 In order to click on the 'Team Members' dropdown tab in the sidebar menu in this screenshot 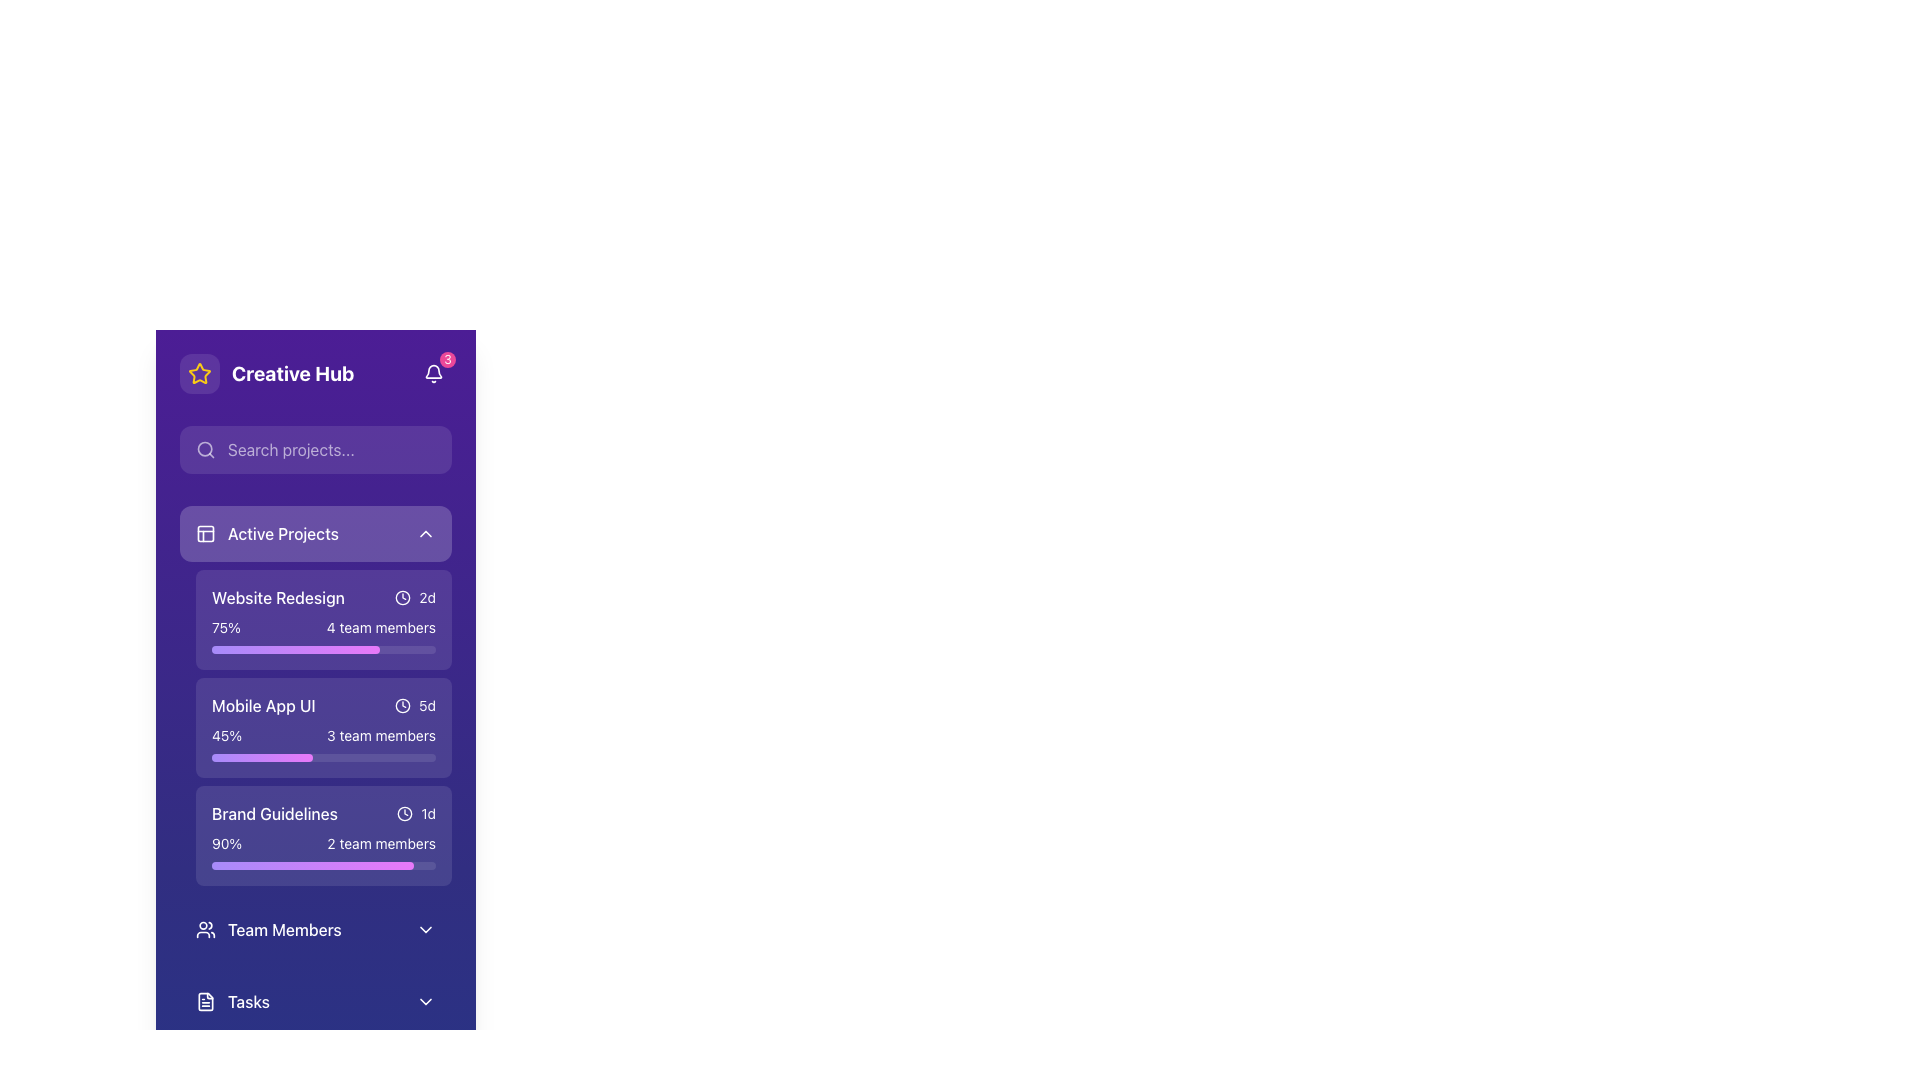, I will do `click(315, 929)`.